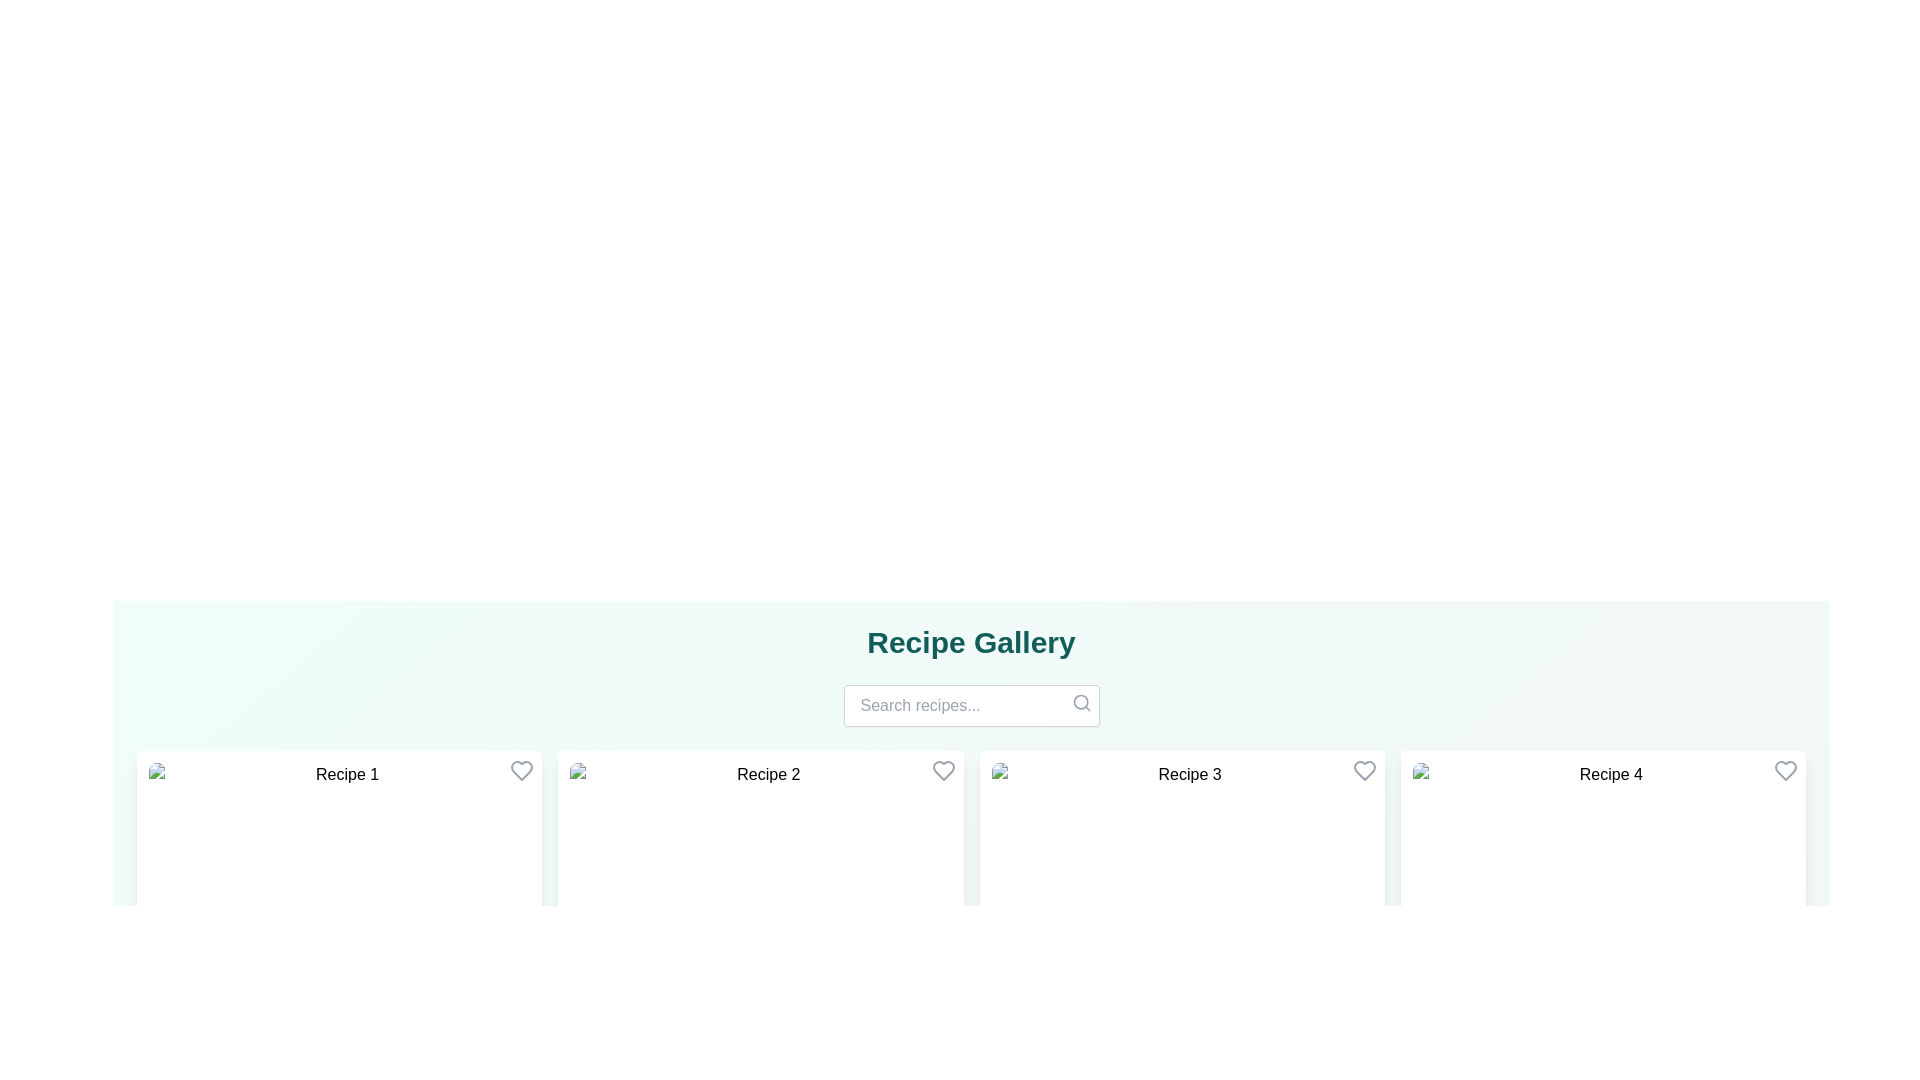 This screenshot has width=1920, height=1080. Describe the element at coordinates (1080, 701) in the screenshot. I see `the search icon located in the right section of the search input field, which signifies the search functionality` at that location.